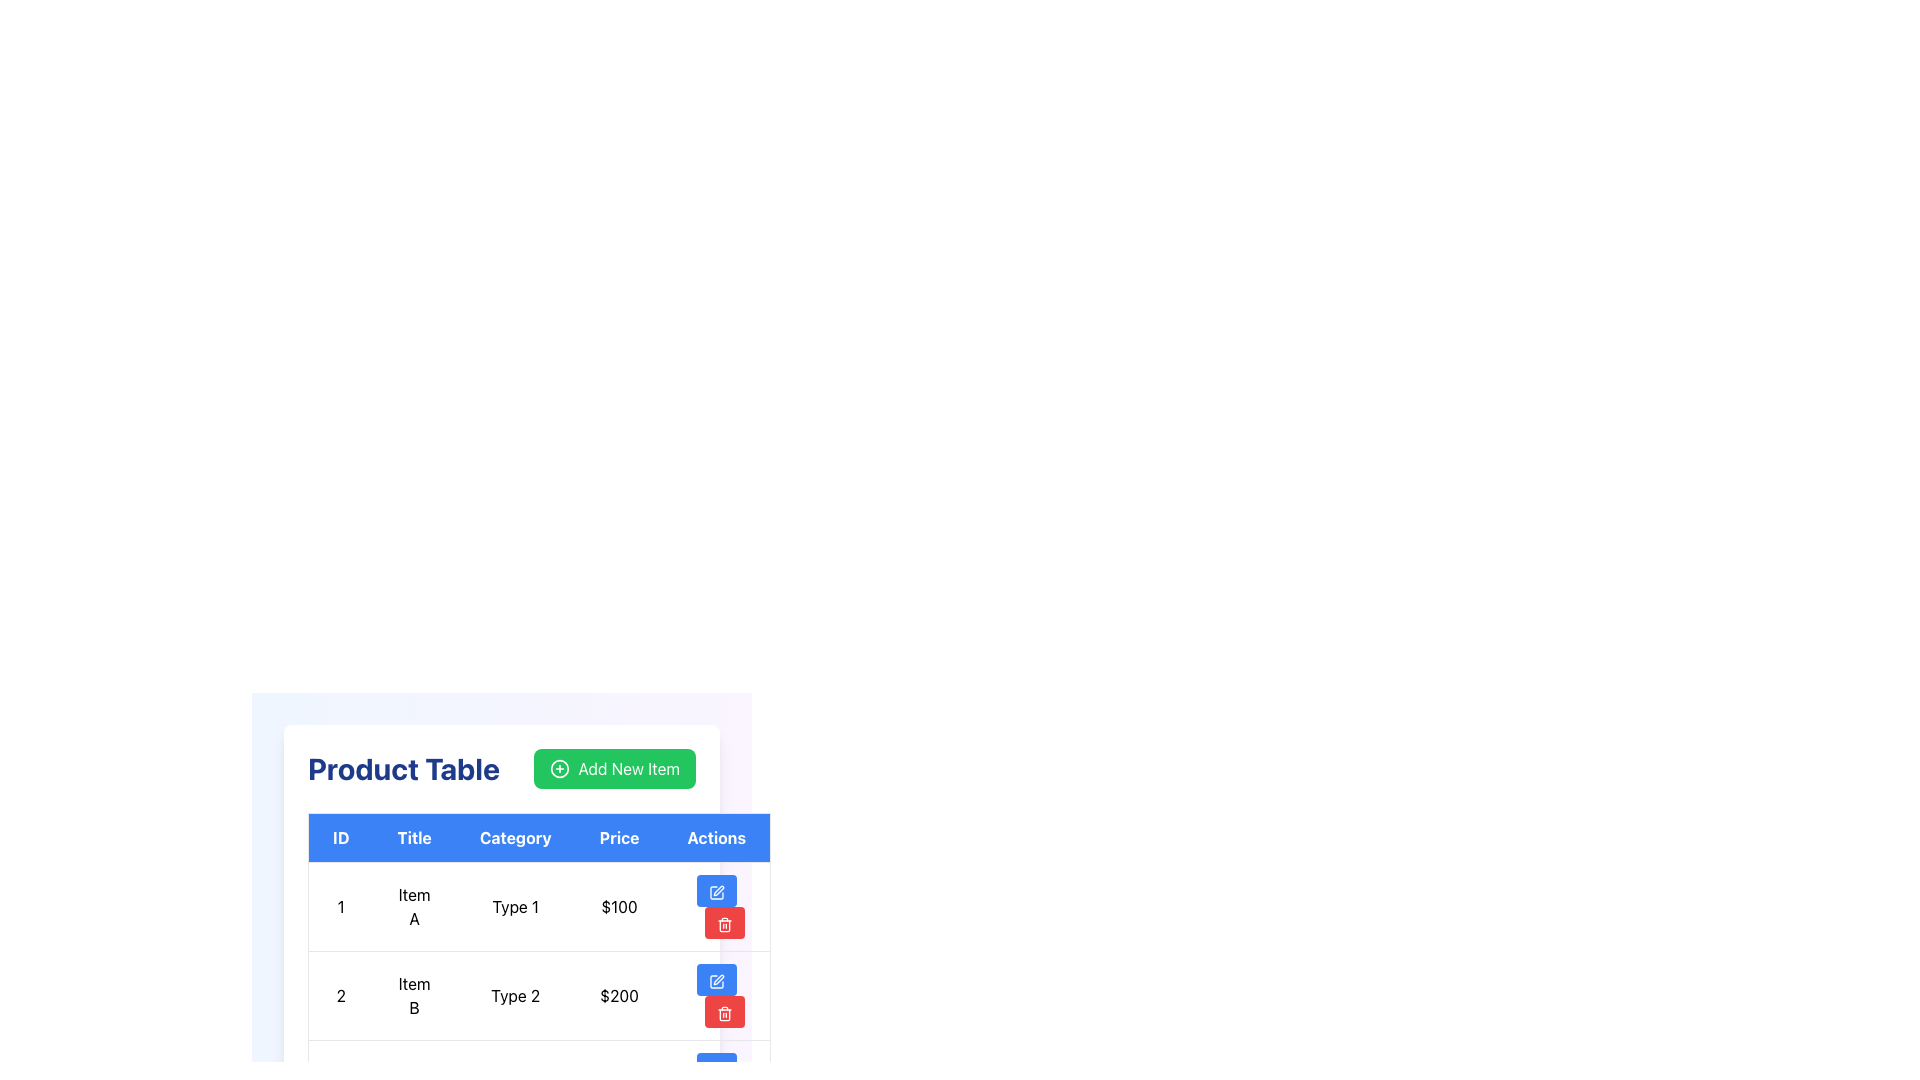 Image resolution: width=1920 pixels, height=1080 pixels. Describe the element at coordinates (716, 980) in the screenshot. I see `the blue action button icon located in the second row of the 'Actions' column in the displayed data table` at that location.